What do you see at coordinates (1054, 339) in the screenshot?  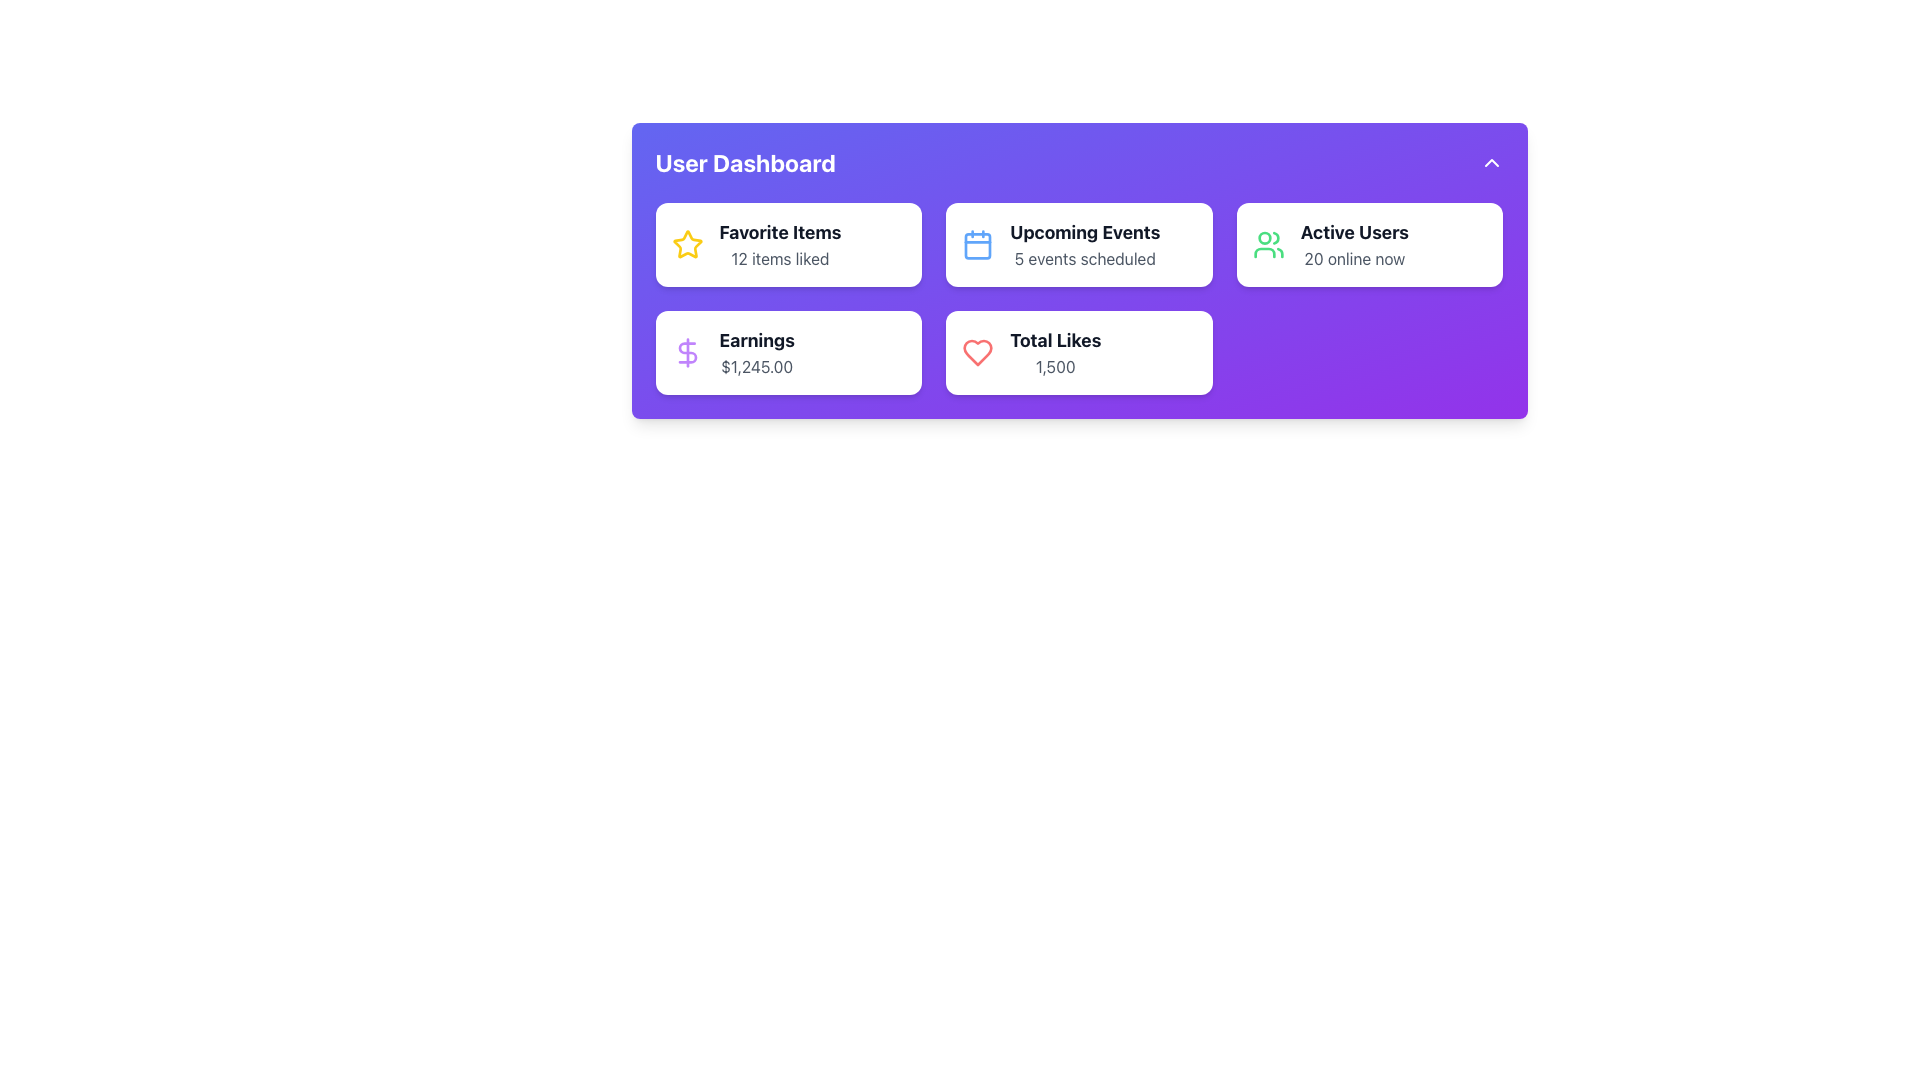 I see `the label indicating the total number of likes, which is horizontally centered within its card layout and positioned to the right of the heart icon` at bounding box center [1054, 339].